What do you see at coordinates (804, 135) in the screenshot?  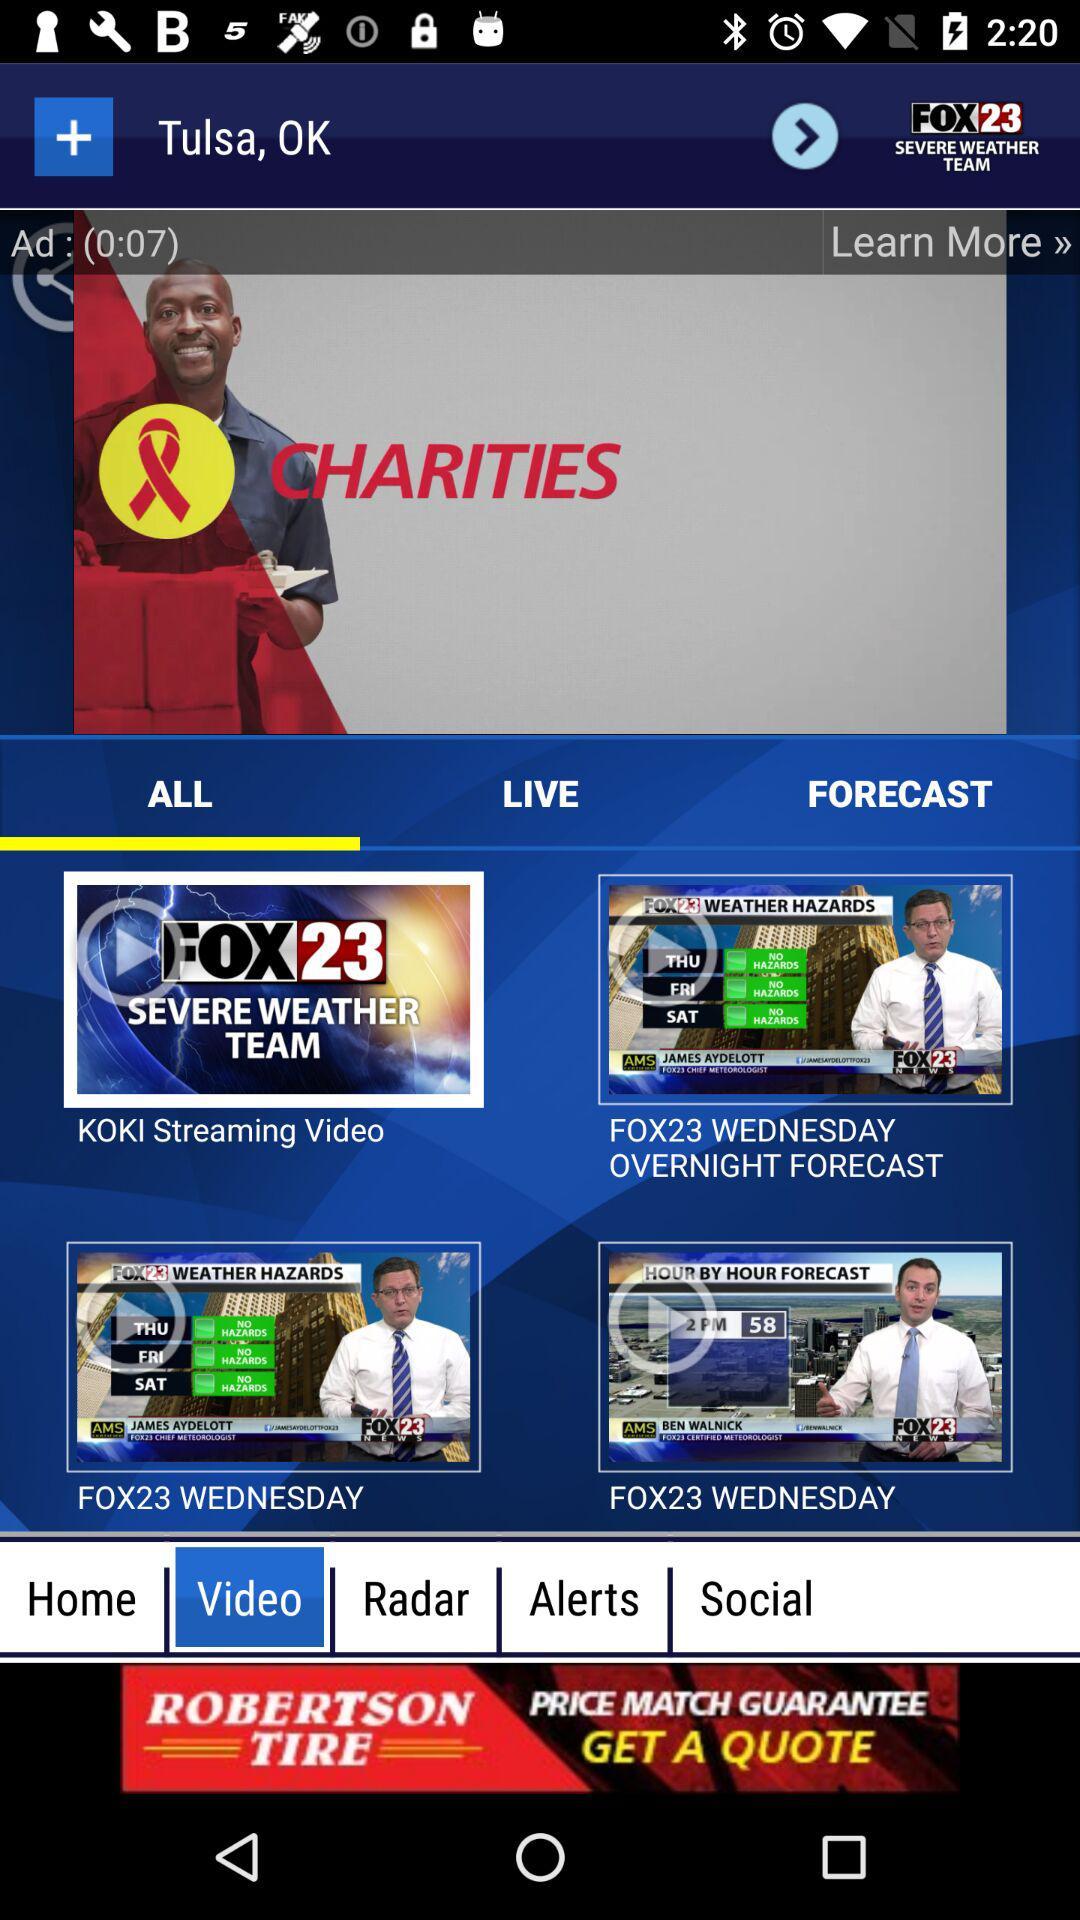 I see `go forward` at bounding box center [804, 135].